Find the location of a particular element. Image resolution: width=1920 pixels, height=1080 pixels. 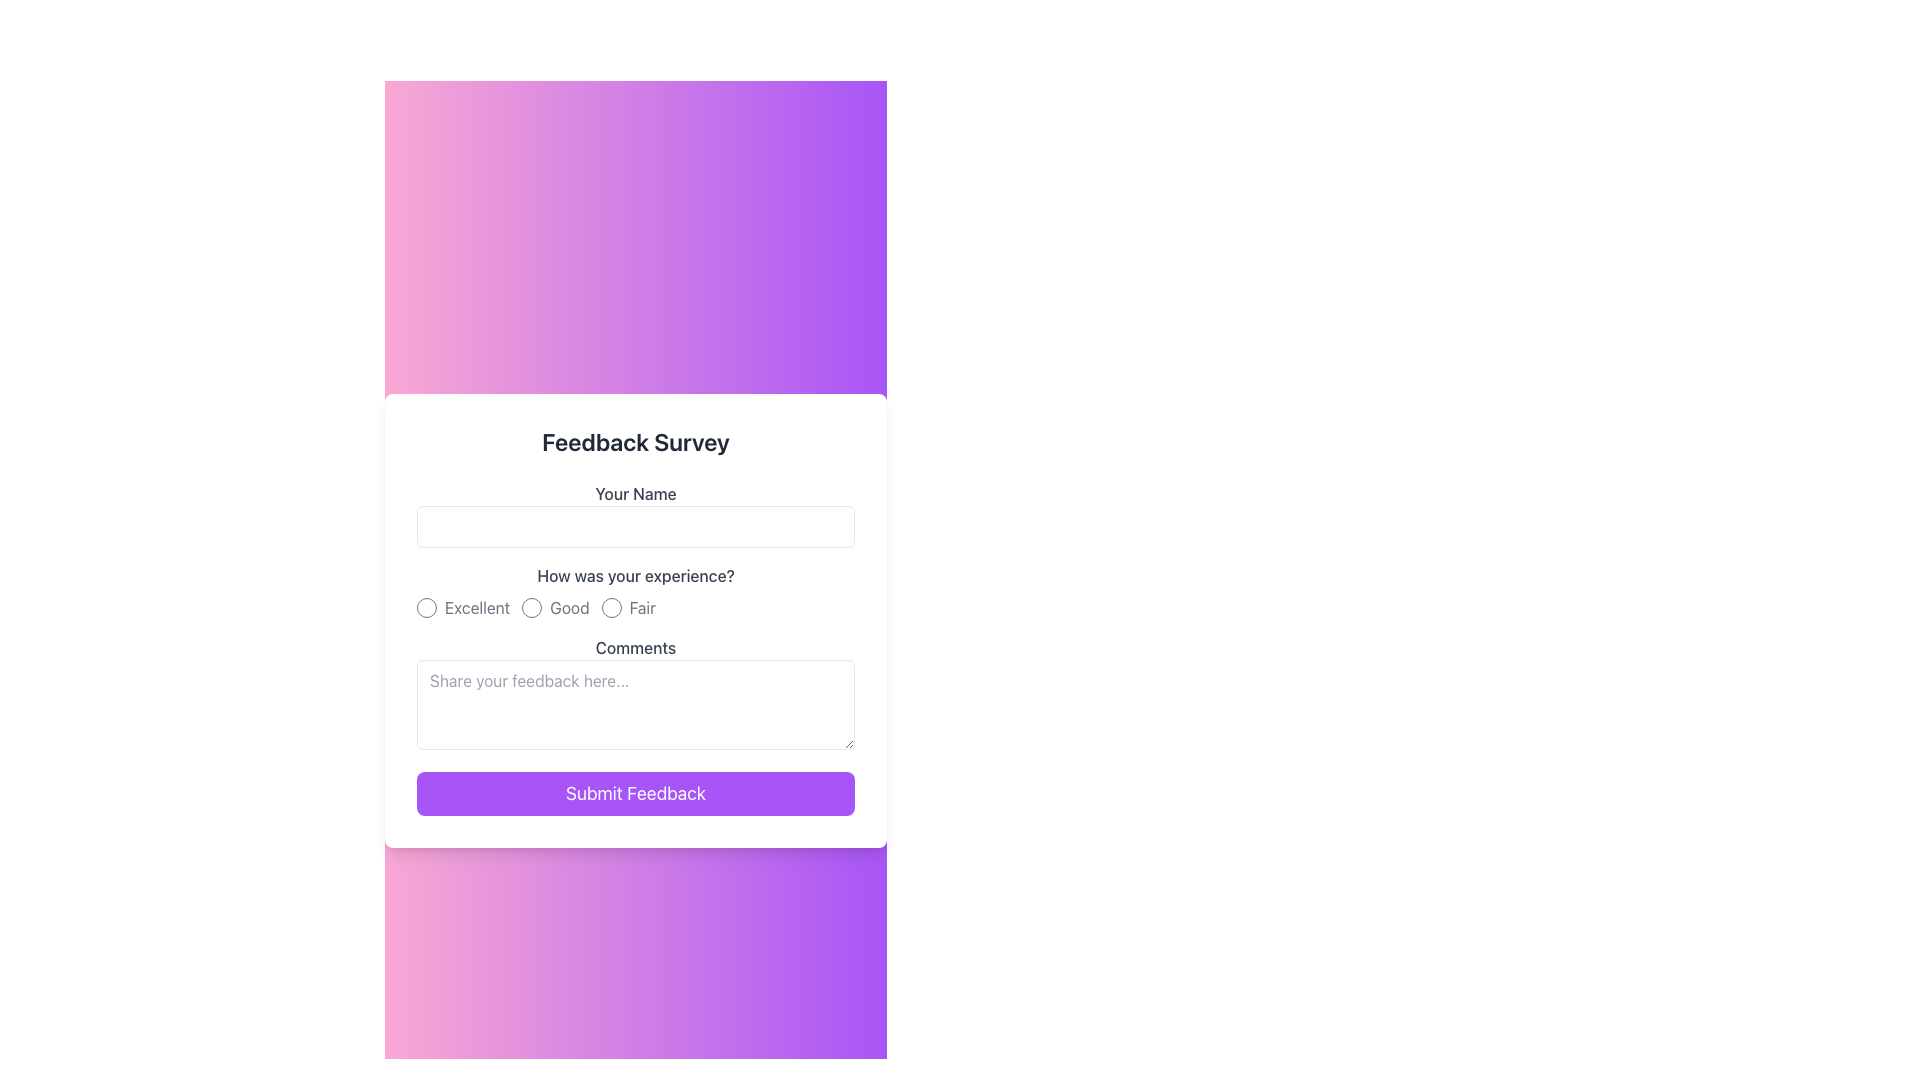

the left-most circular radio button labeled 'Excellent' is located at coordinates (426, 607).